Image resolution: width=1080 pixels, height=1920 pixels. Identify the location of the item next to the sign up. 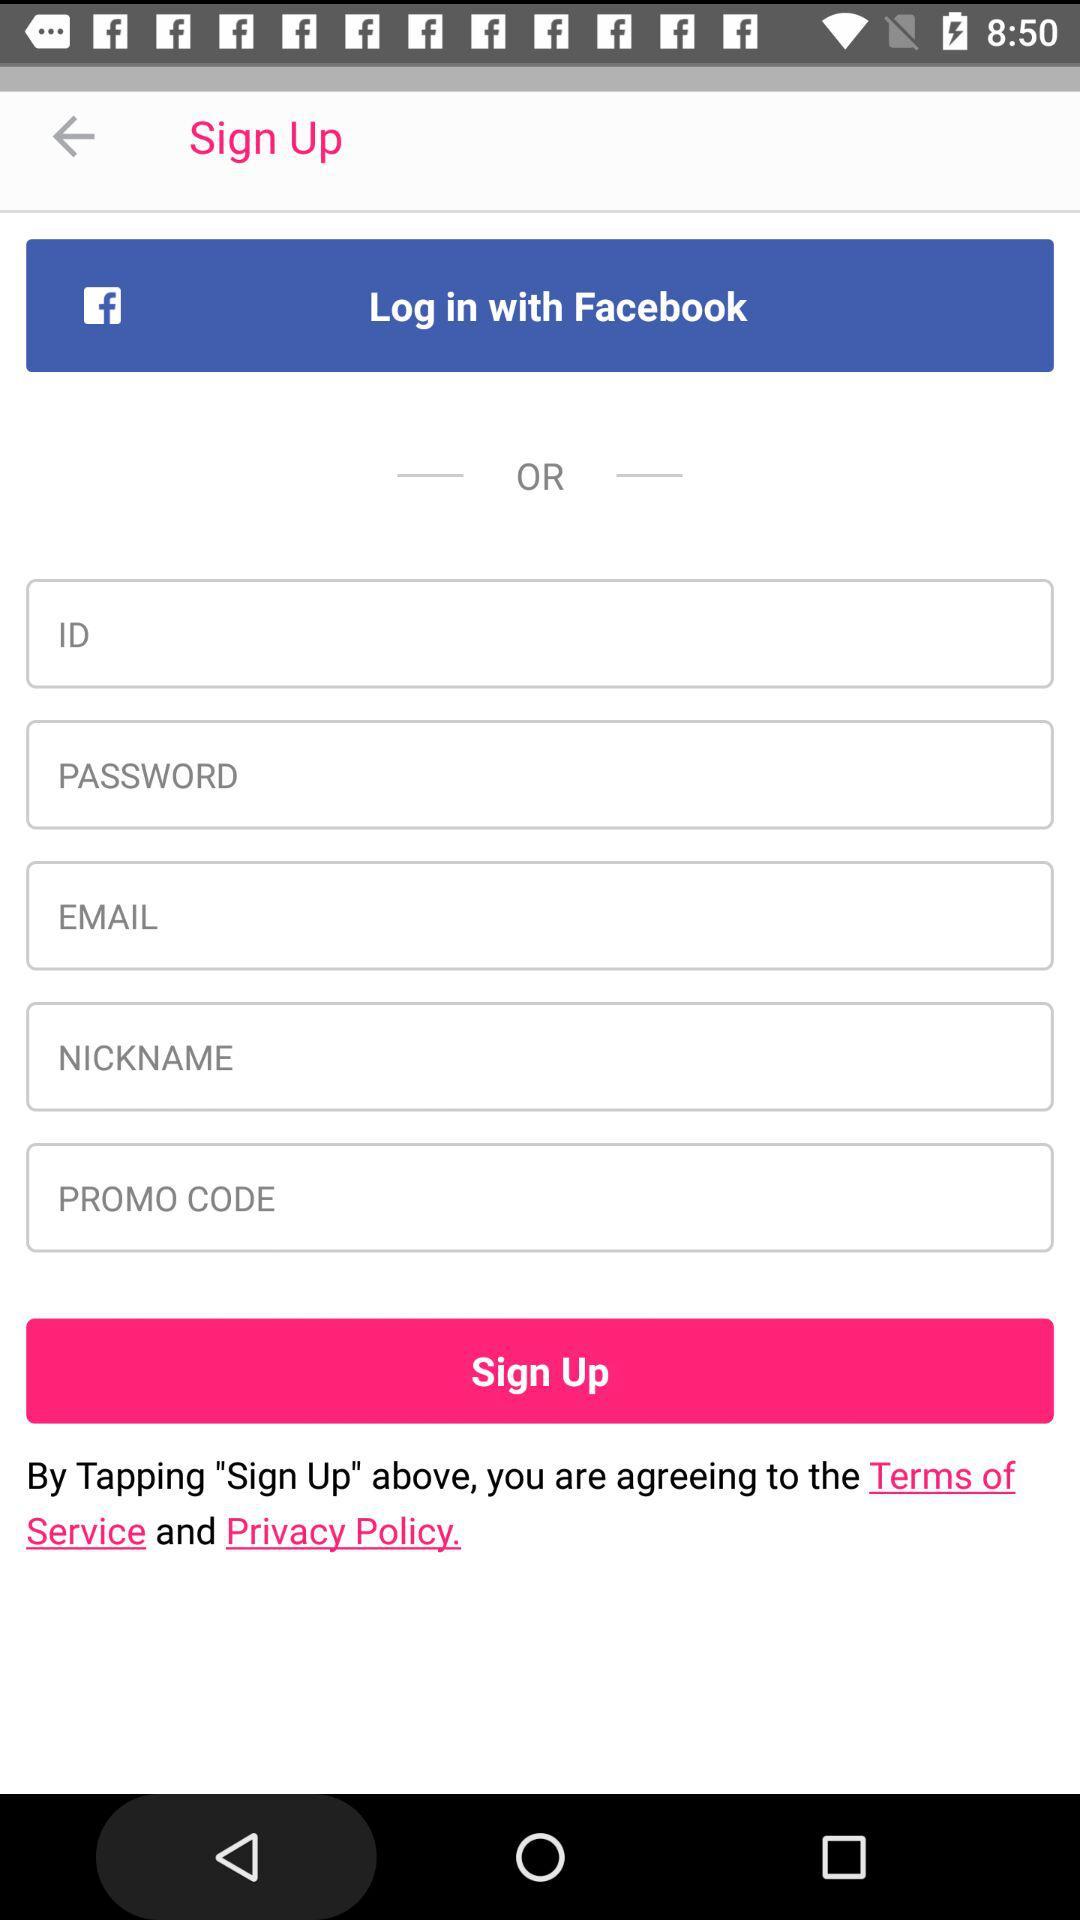
(72, 135).